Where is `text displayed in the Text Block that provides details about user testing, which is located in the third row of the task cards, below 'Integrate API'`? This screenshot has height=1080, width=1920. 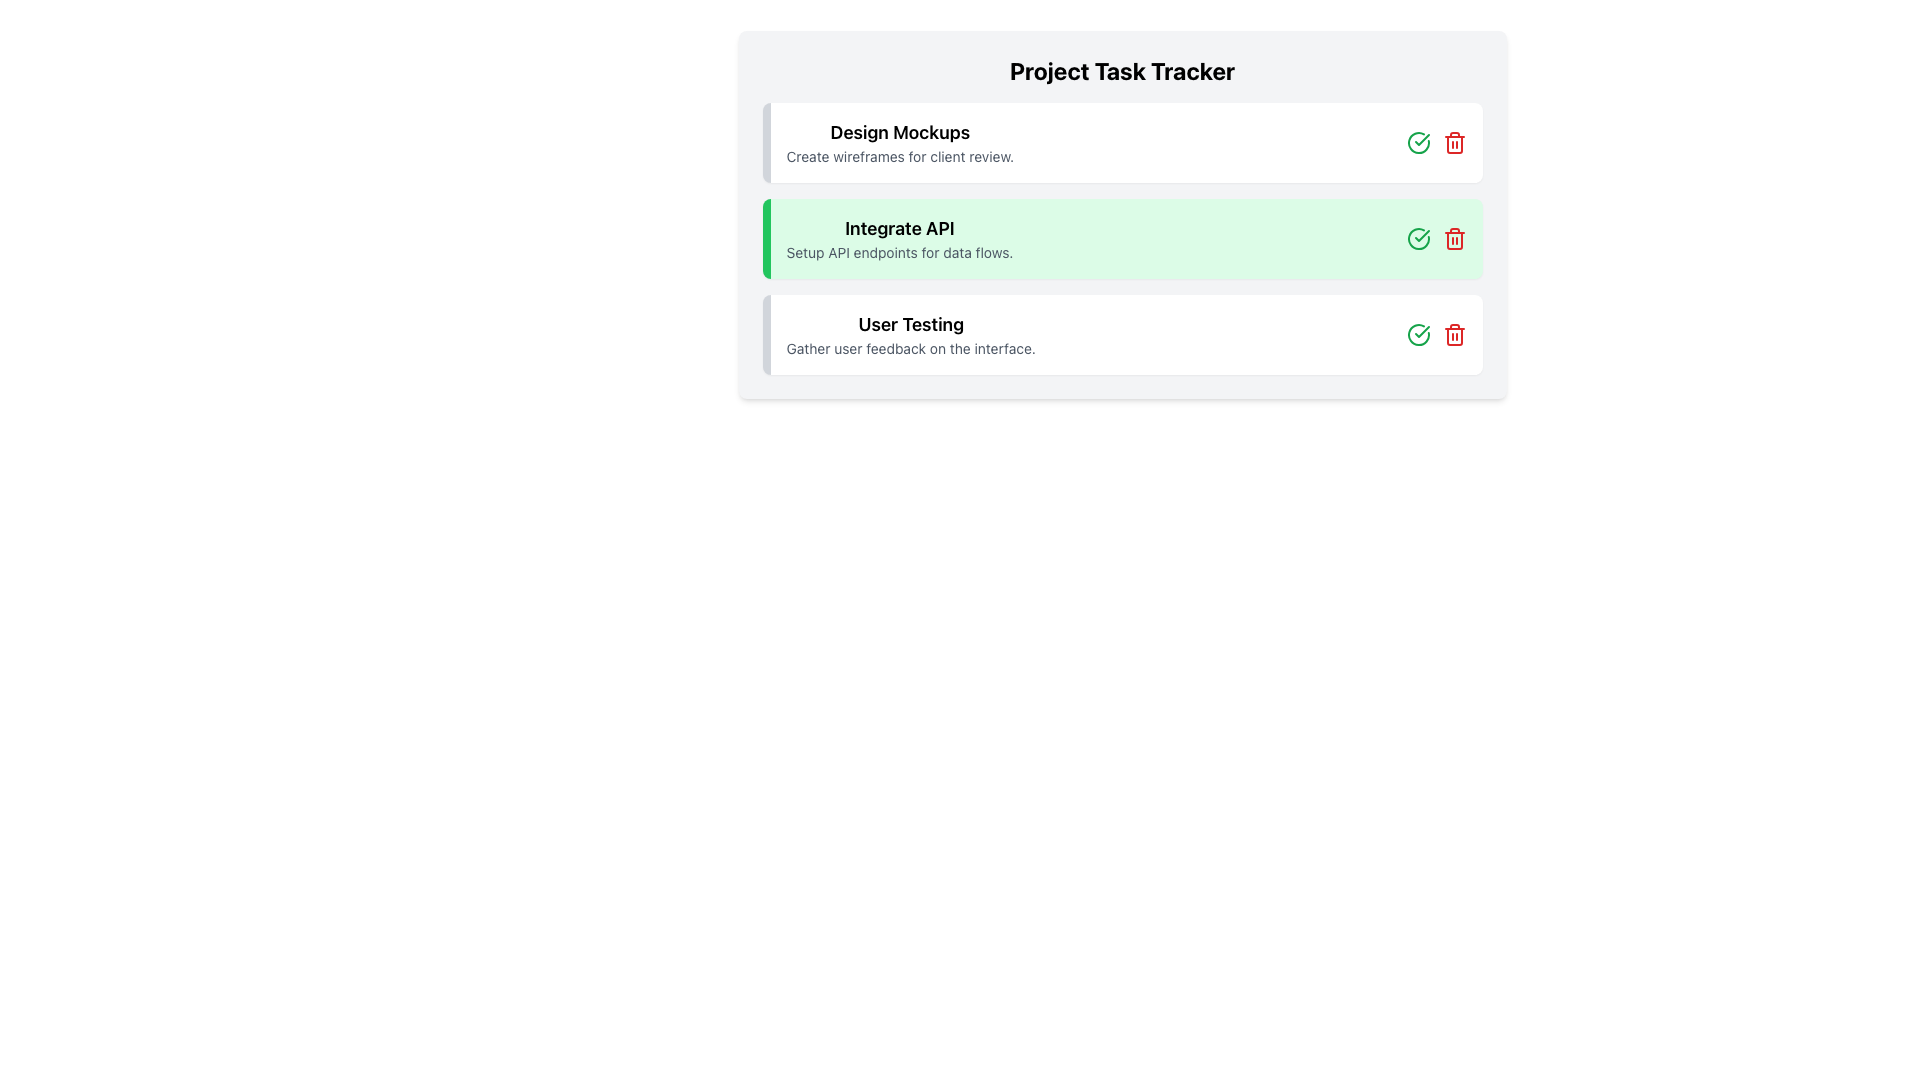
text displayed in the Text Block that provides details about user testing, which is located in the third row of the task cards, below 'Integrate API' is located at coordinates (910, 334).